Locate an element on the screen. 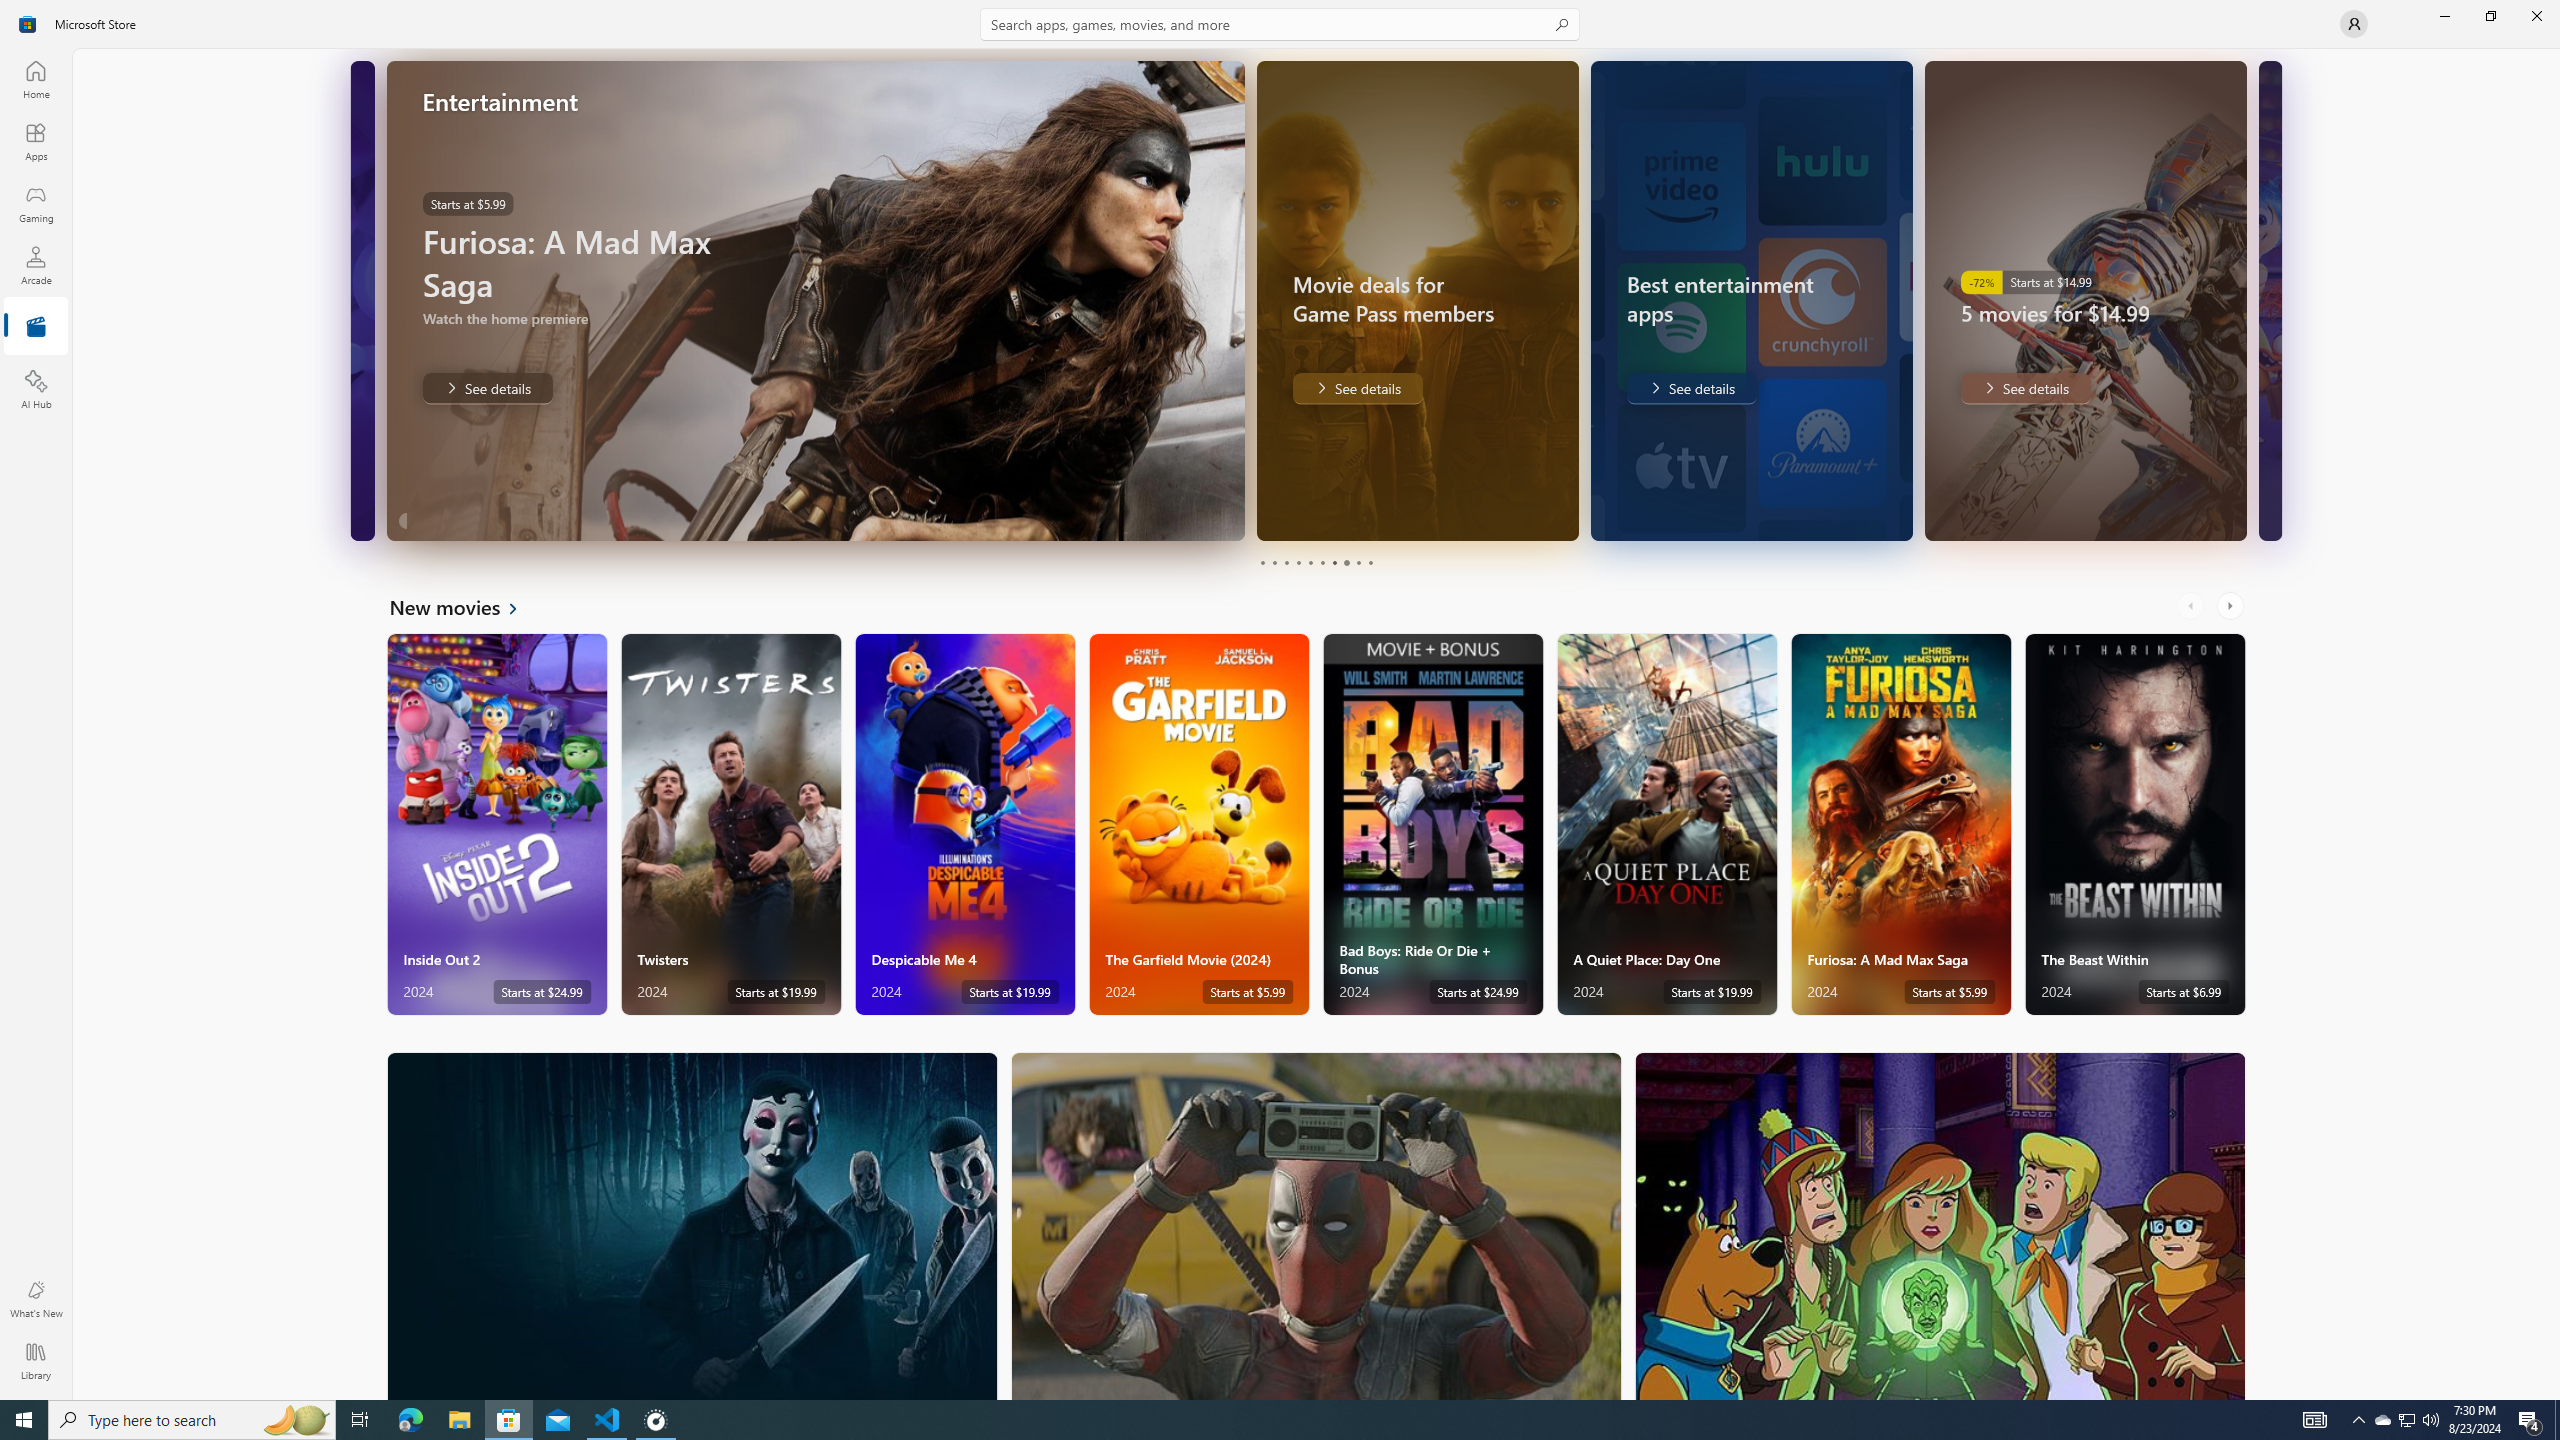  'Page 9' is located at coordinates (1357, 562).